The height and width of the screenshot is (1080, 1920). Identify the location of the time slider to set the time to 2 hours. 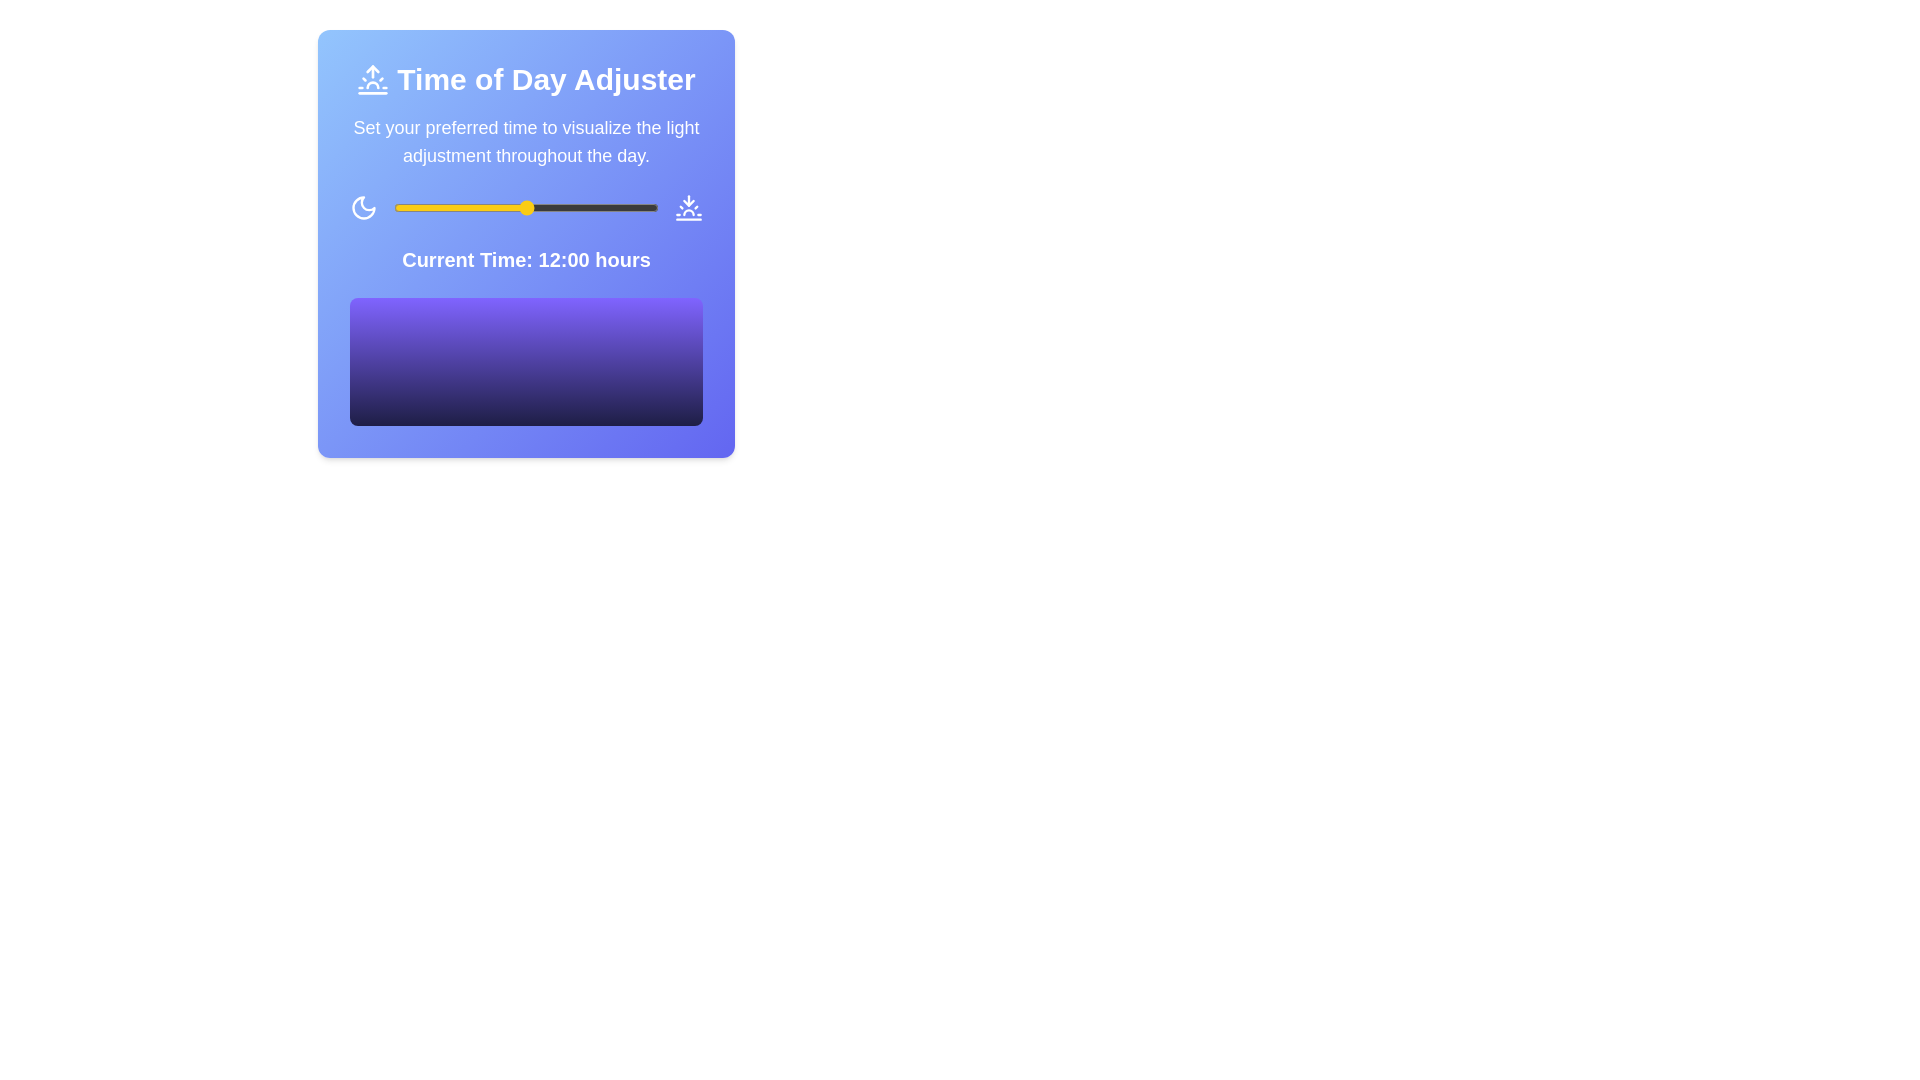
(415, 208).